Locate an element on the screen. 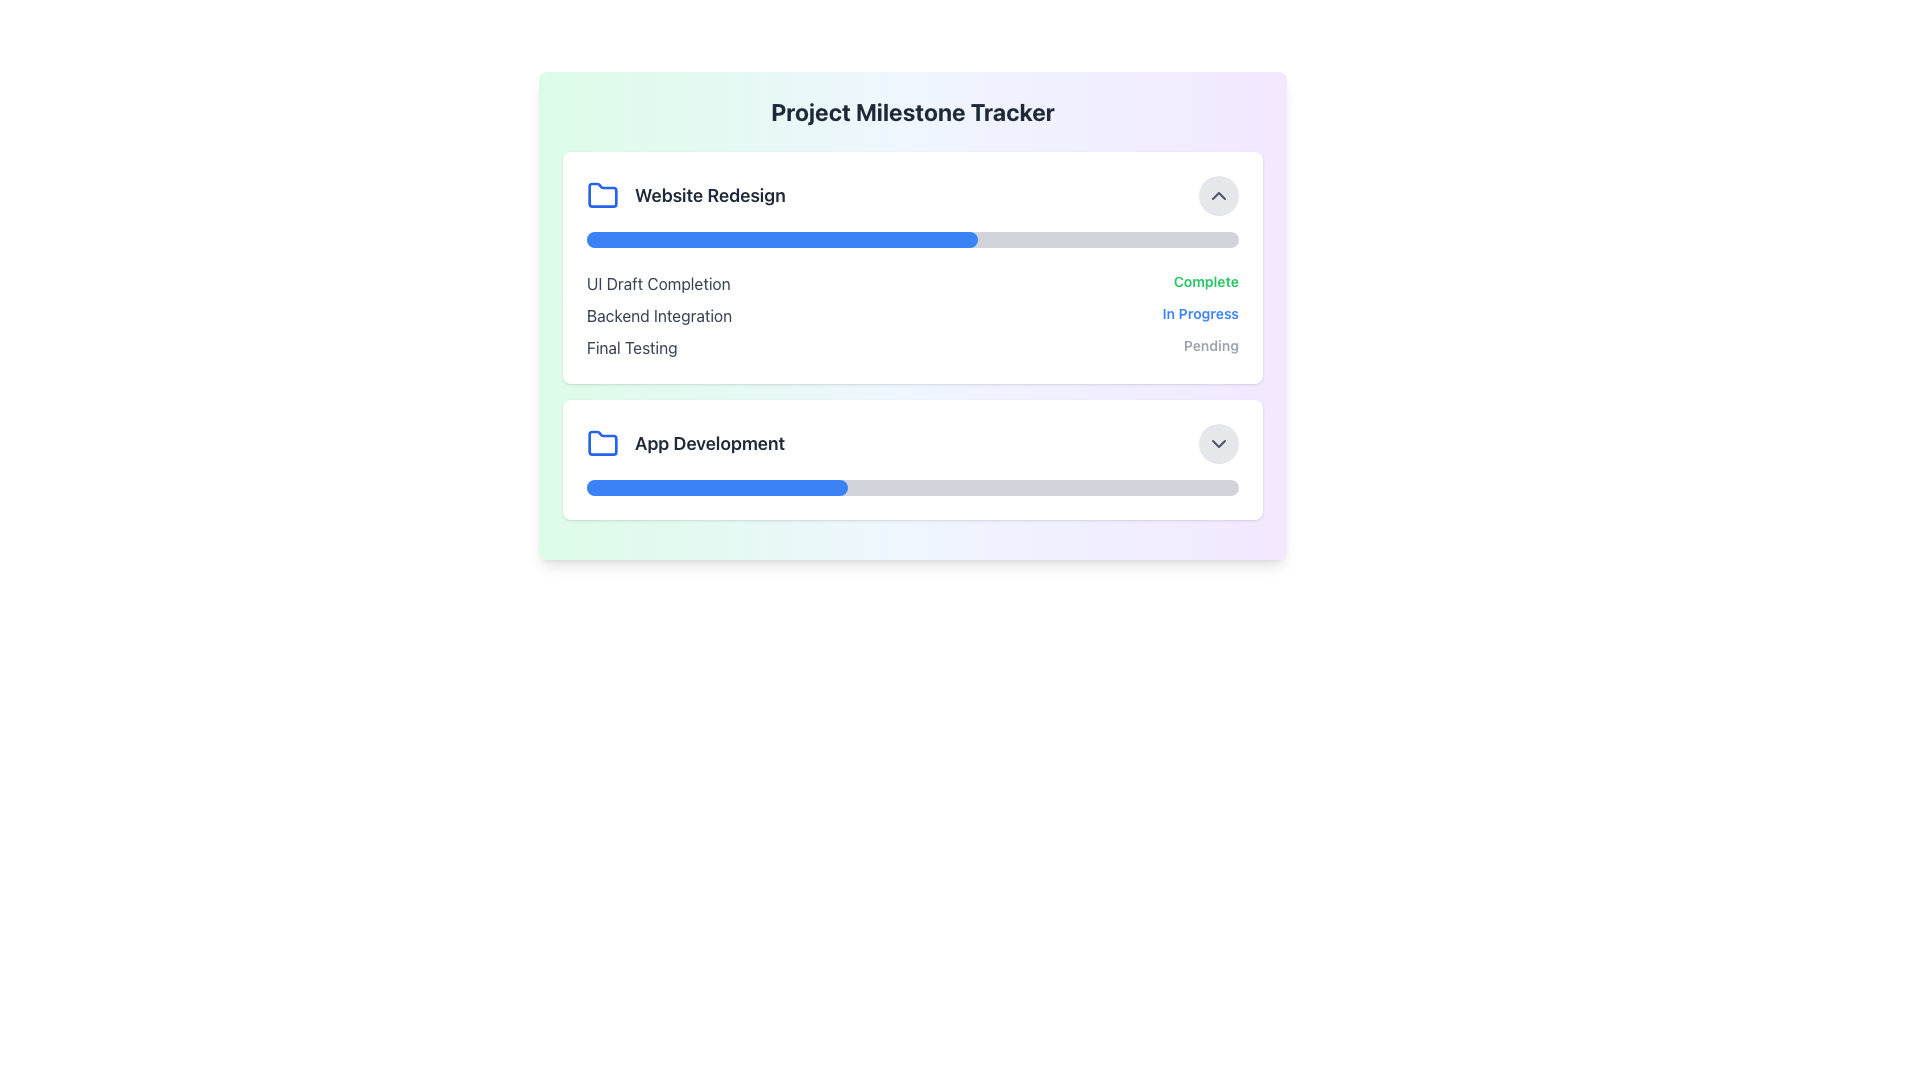 This screenshot has height=1080, width=1920. the progress bar is located at coordinates (867, 238).